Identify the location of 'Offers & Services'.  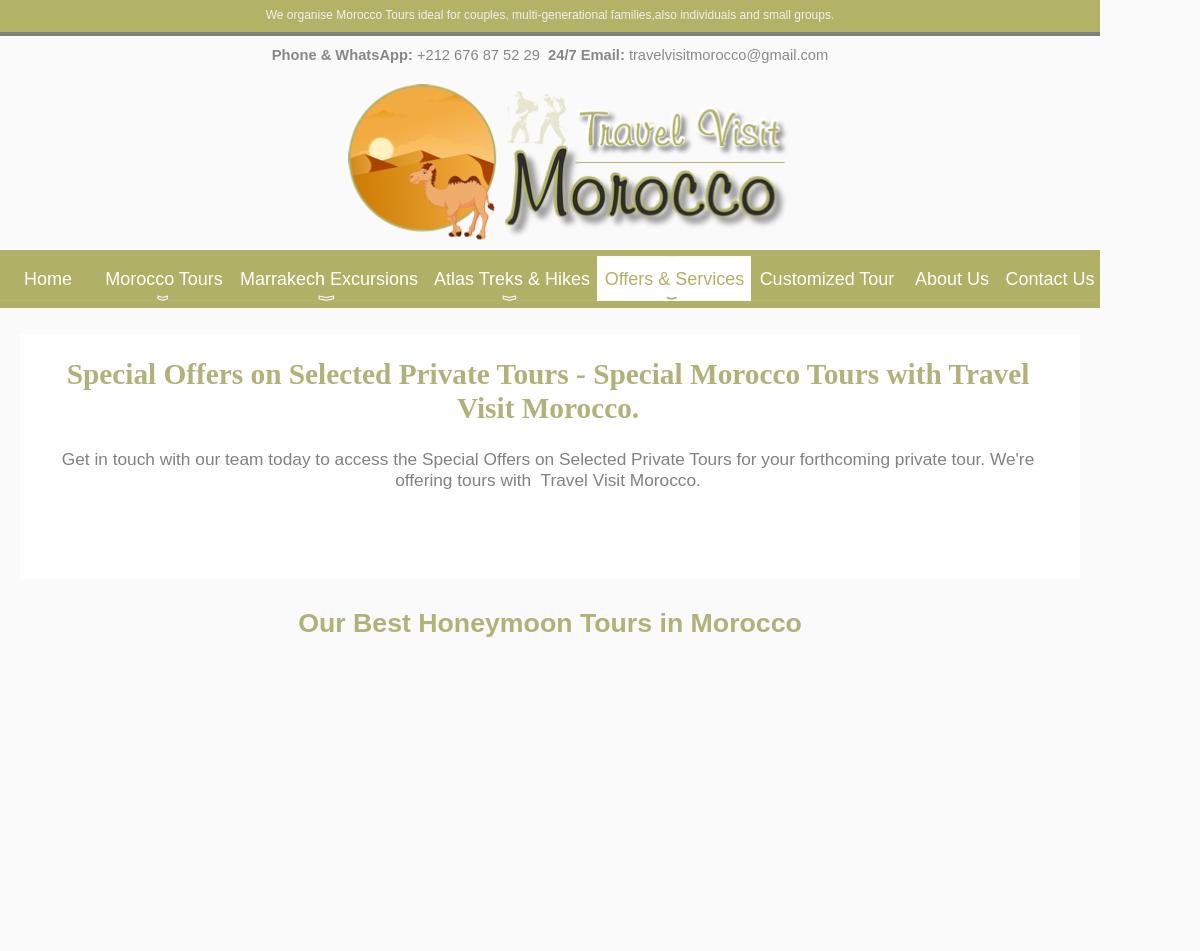
(603, 279).